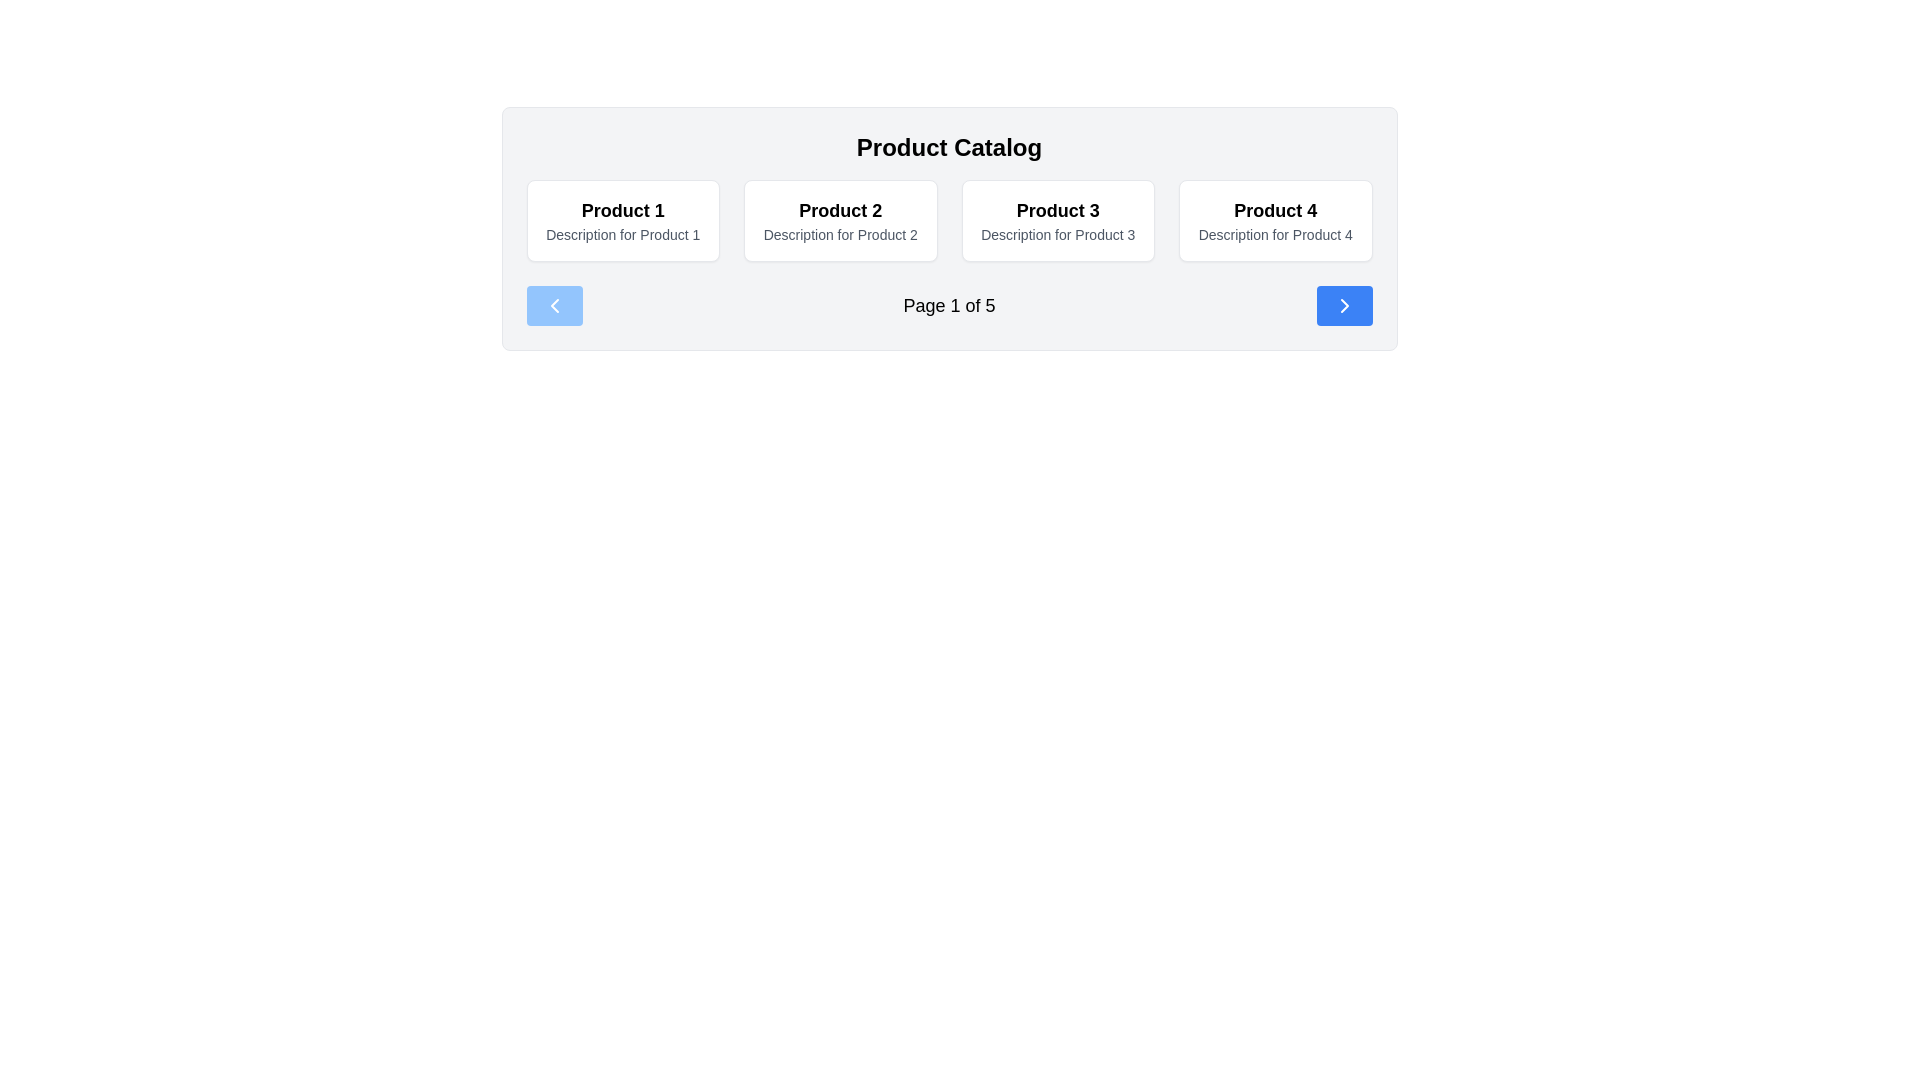 The width and height of the screenshot is (1920, 1080). I want to click on the 'Next Page' button, which is located at the end of the horizontal layout below the product list, aligned to the right of the 'Page 1 of 5' text, so click(1344, 305).